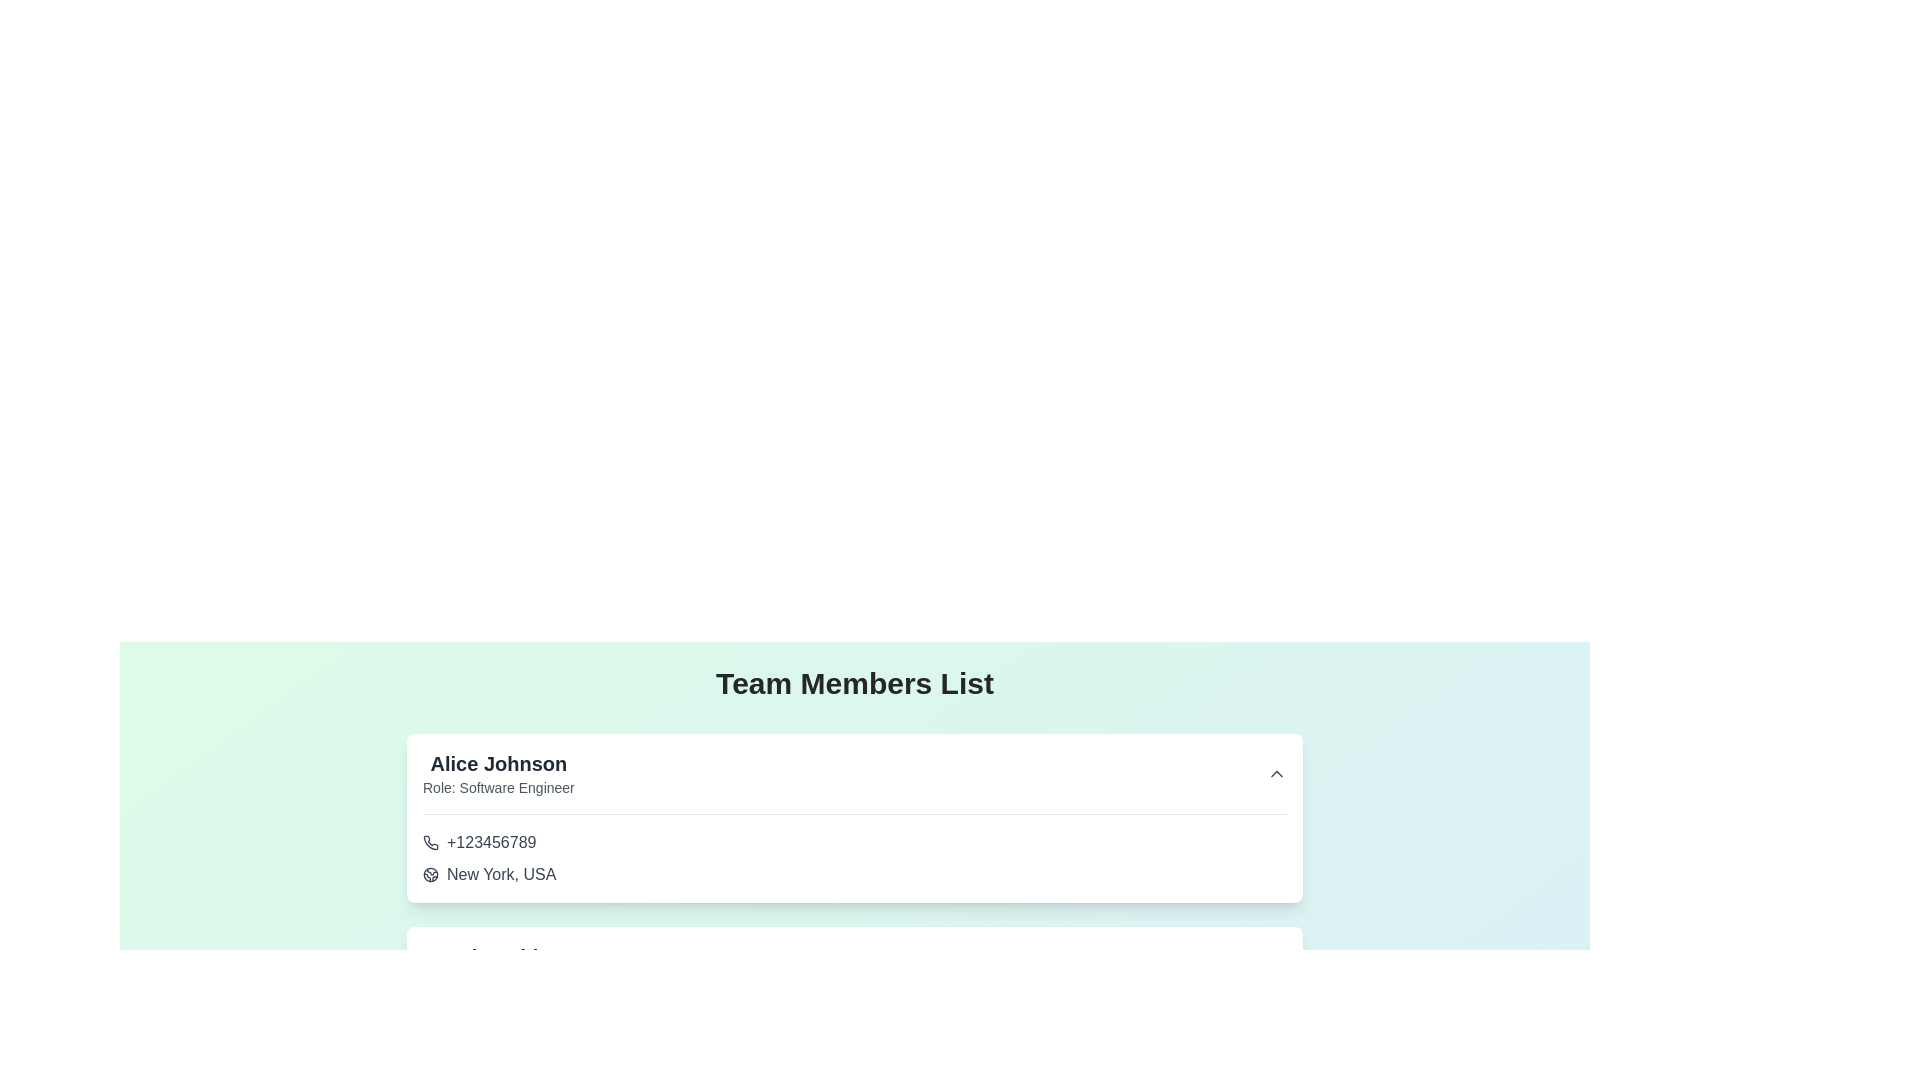  I want to click on the text label displaying 'Alice Johnson' and 'Software Engineer' located in the upper-left corner of the card structure, so click(498, 773).